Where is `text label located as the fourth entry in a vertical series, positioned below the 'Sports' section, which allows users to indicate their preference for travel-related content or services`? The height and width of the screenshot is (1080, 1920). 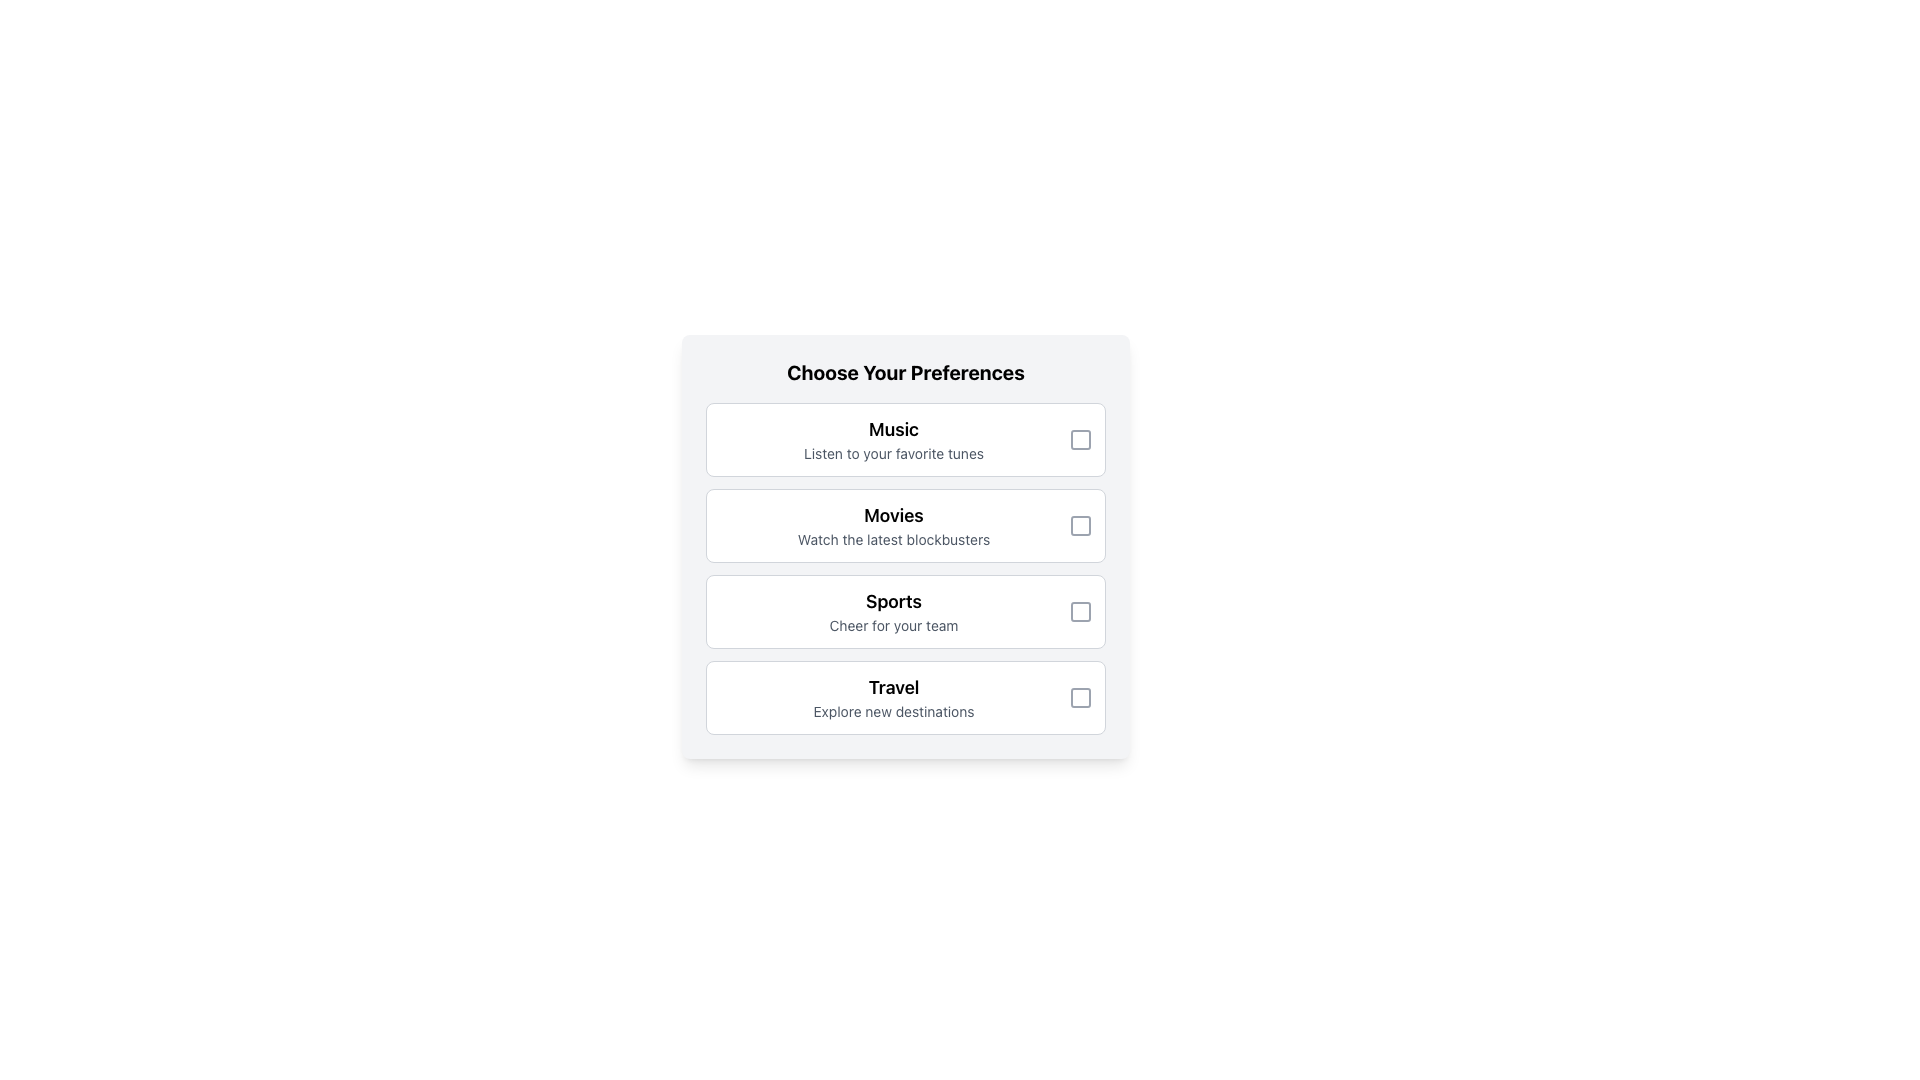
text label located as the fourth entry in a vertical series, positioned below the 'Sports' section, which allows users to indicate their preference for travel-related content or services is located at coordinates (892, 697).